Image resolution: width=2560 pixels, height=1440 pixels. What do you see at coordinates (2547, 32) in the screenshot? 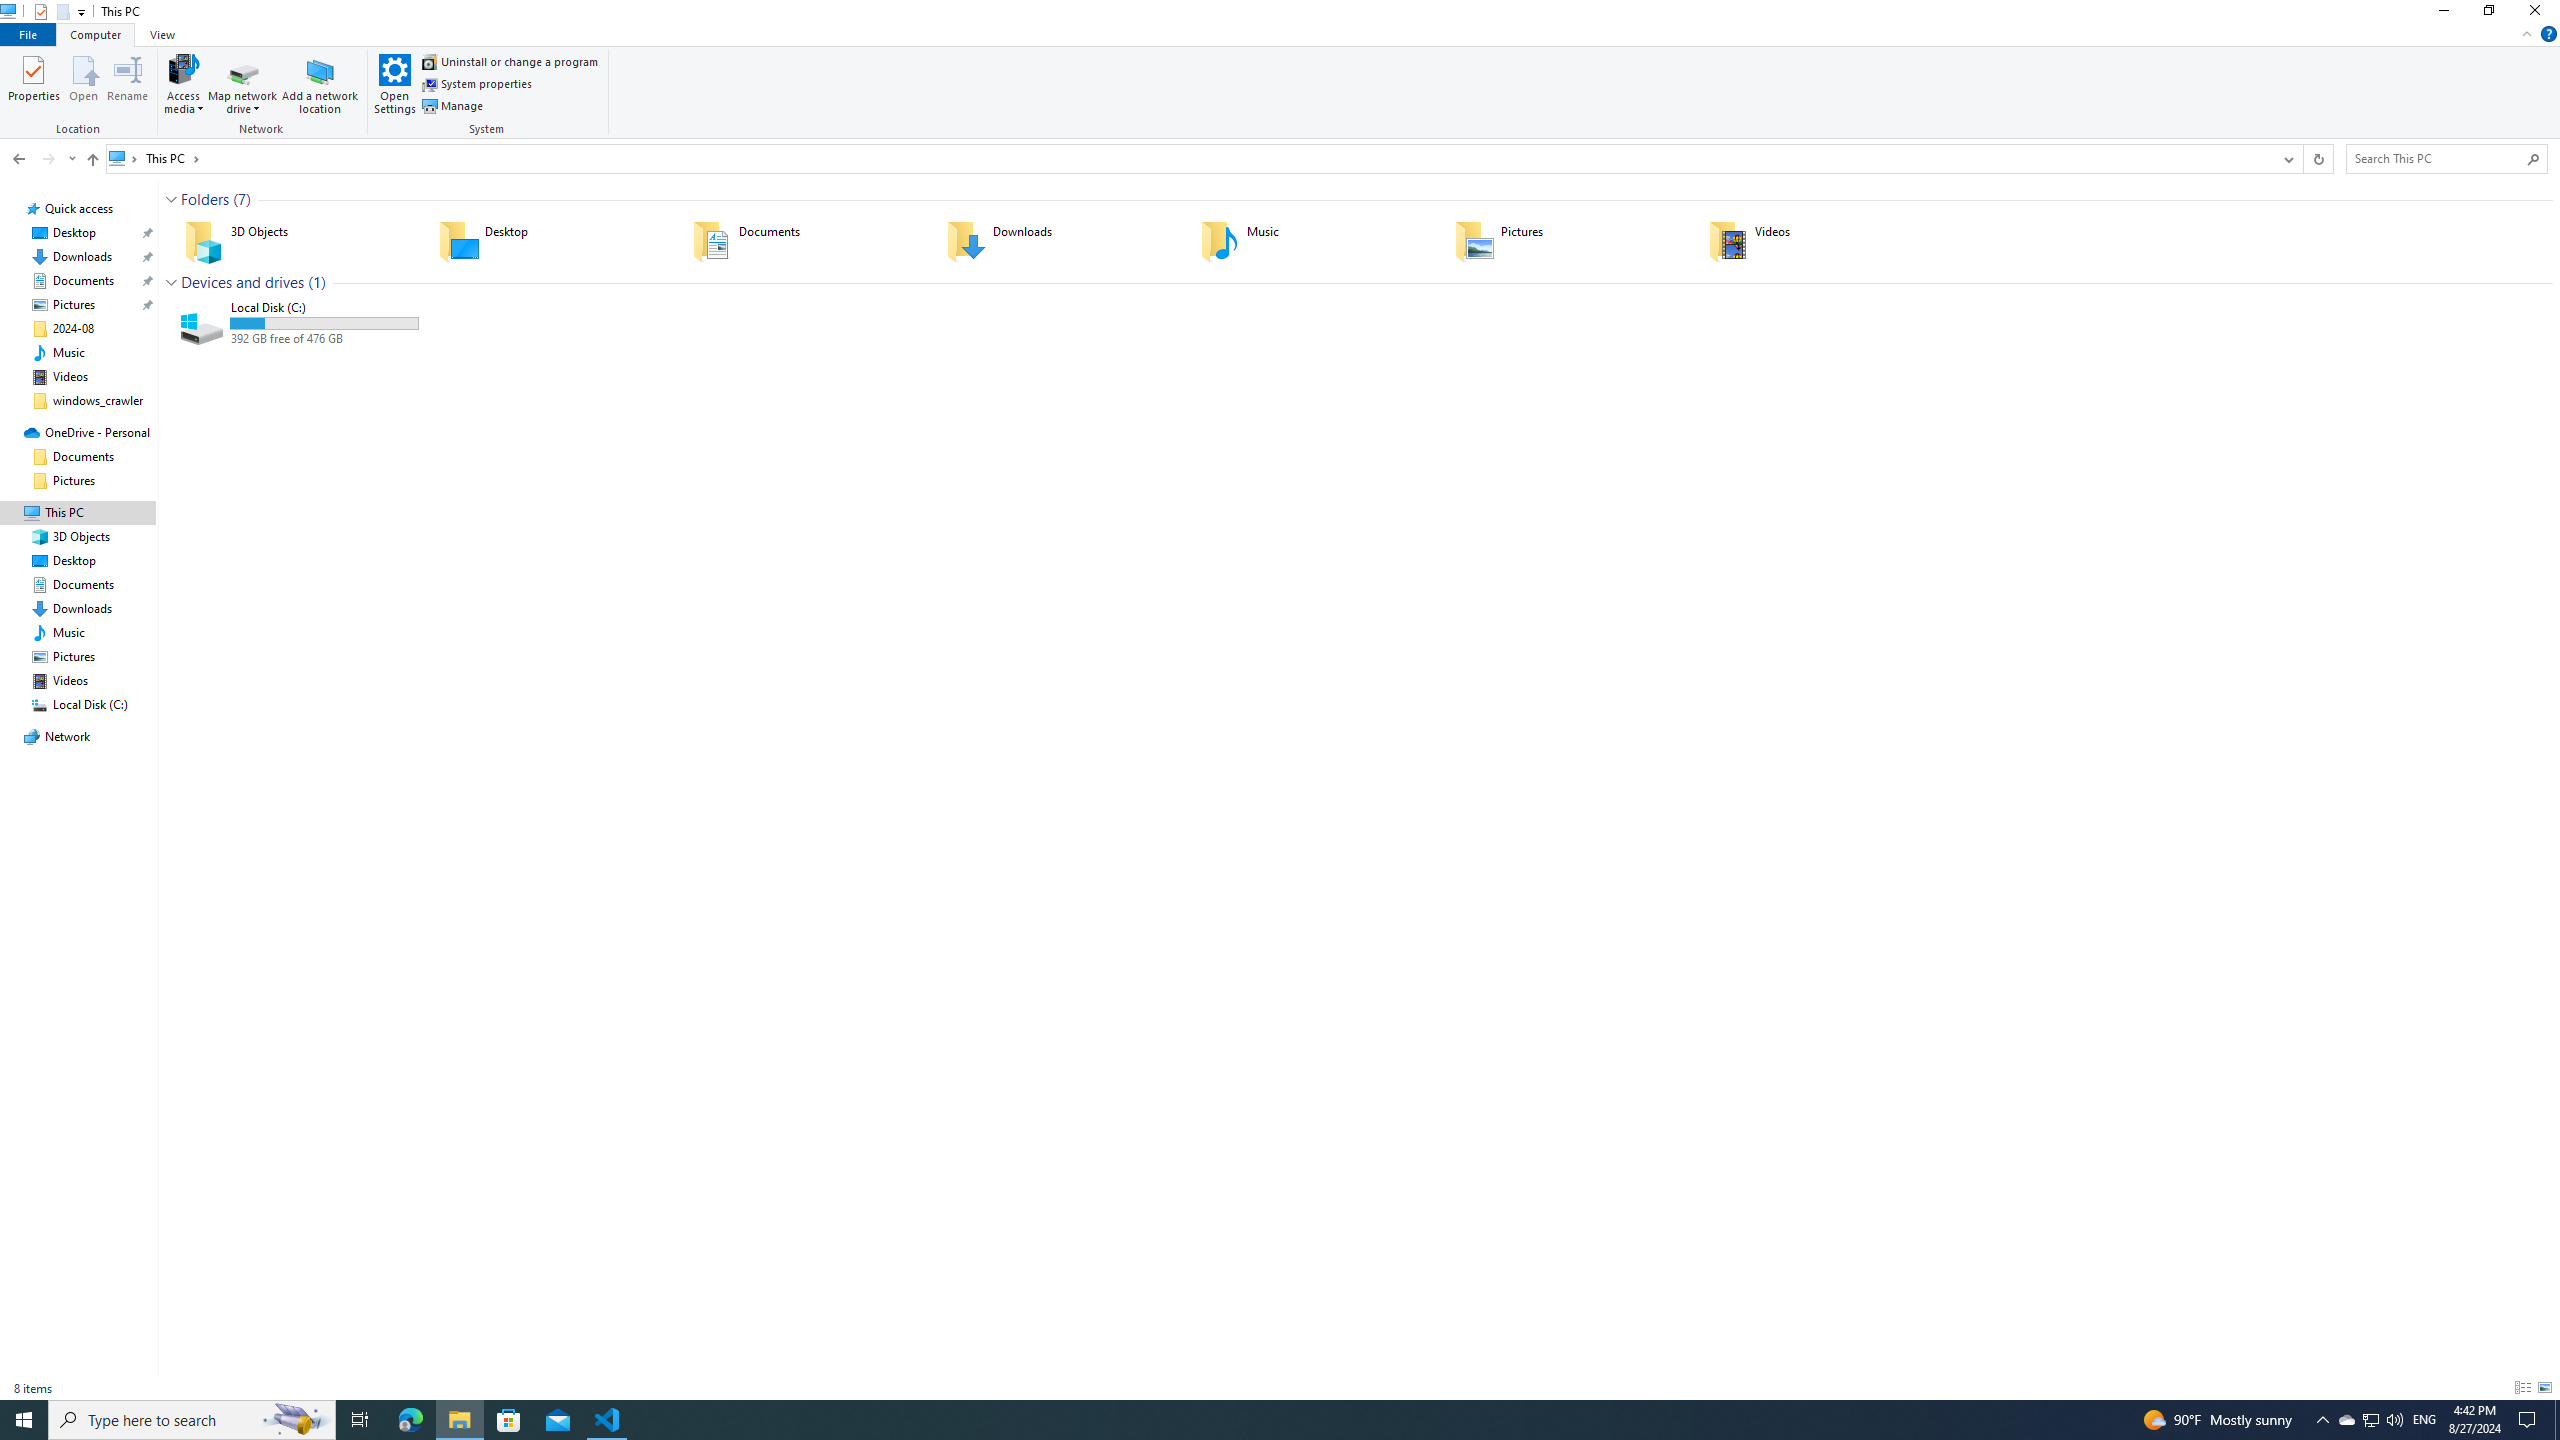
I see `'Help'` at bounding box center [2547, 32].